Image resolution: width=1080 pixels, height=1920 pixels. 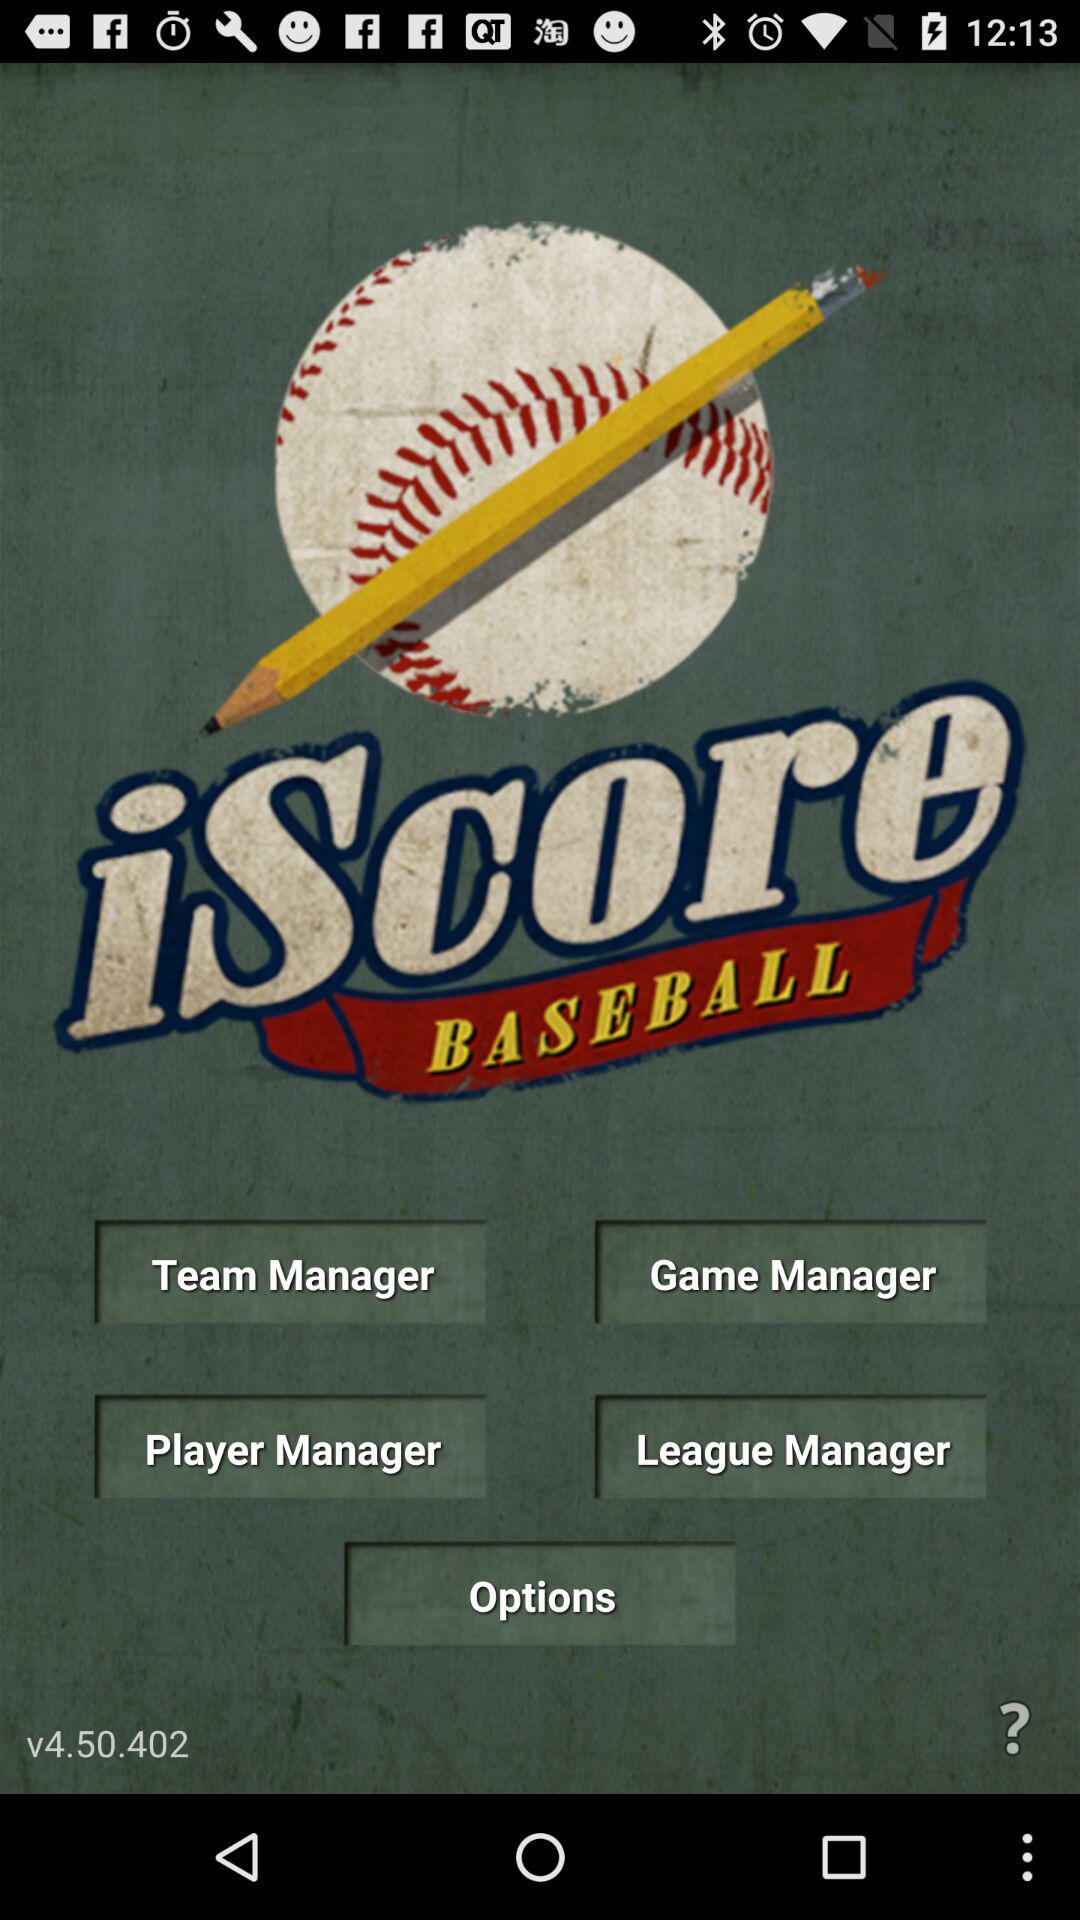 I want to click on the game manager, so click(x=789, y=1271).